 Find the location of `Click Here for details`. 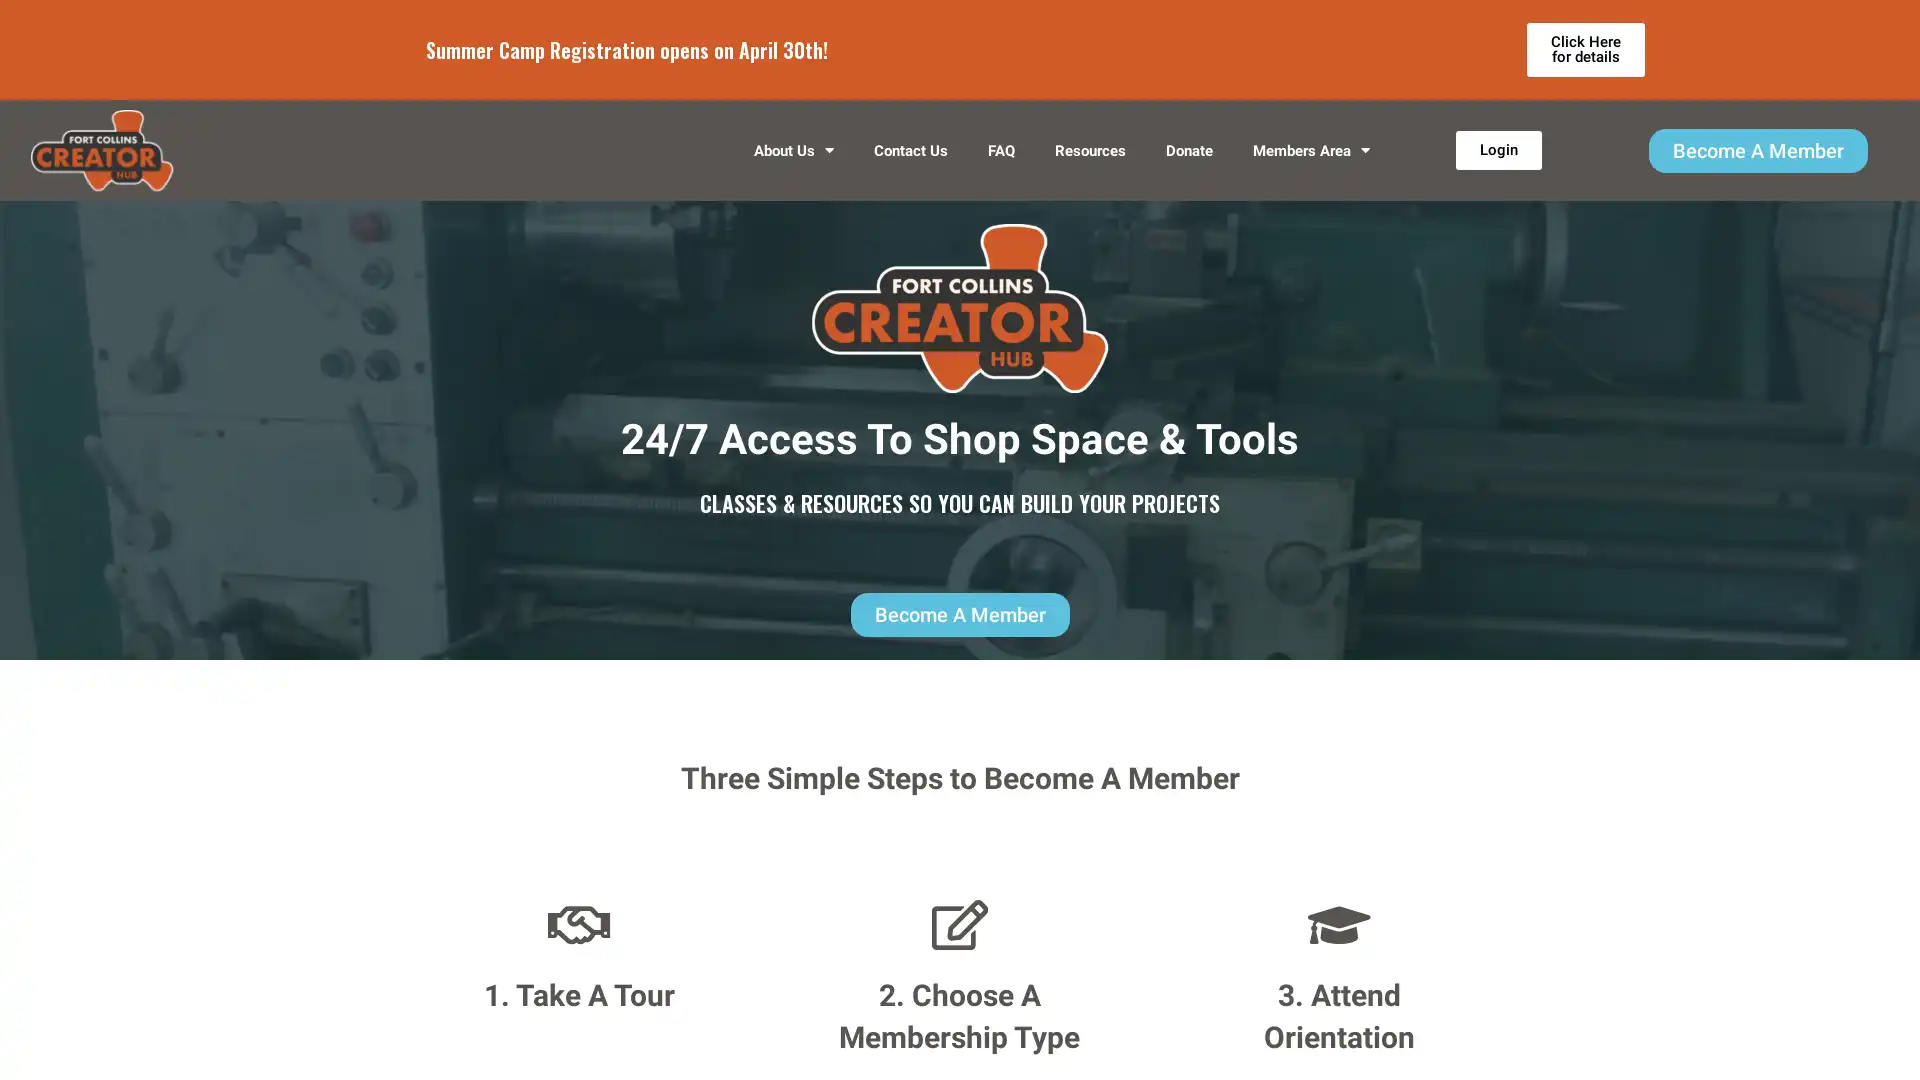

Click Here for details is located at coordinates (1584, 49).